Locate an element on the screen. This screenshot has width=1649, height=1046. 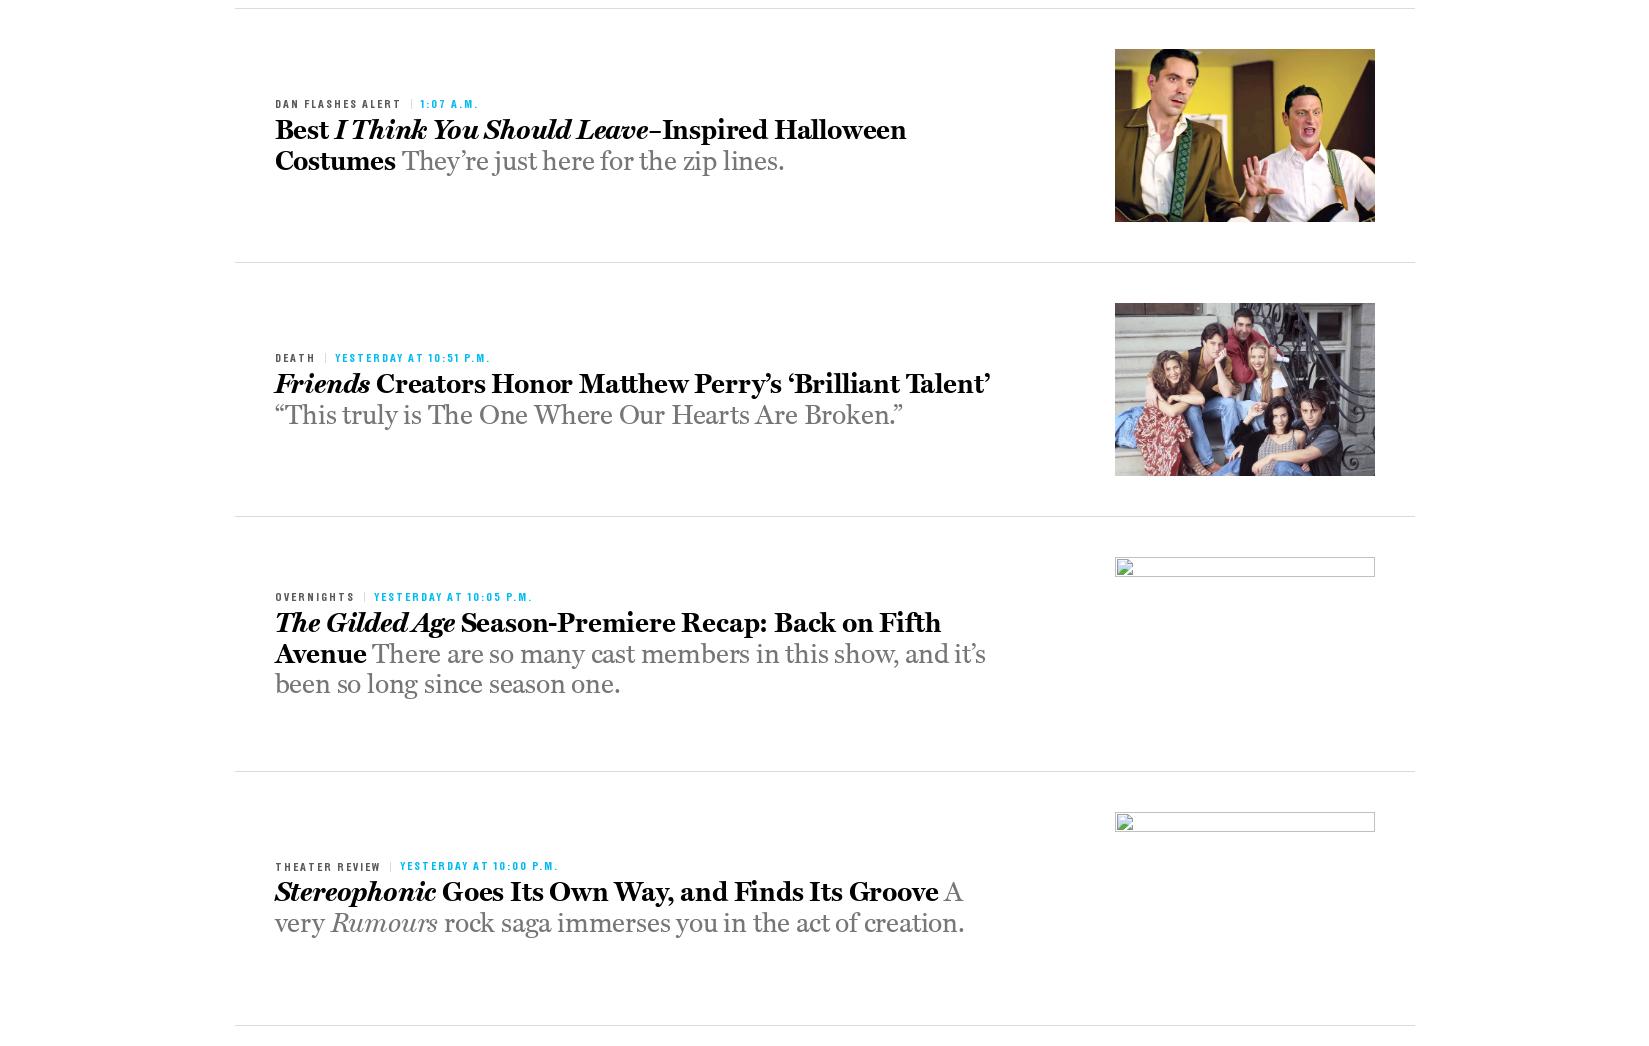
'overnights' is located at coordinates (312, 596).